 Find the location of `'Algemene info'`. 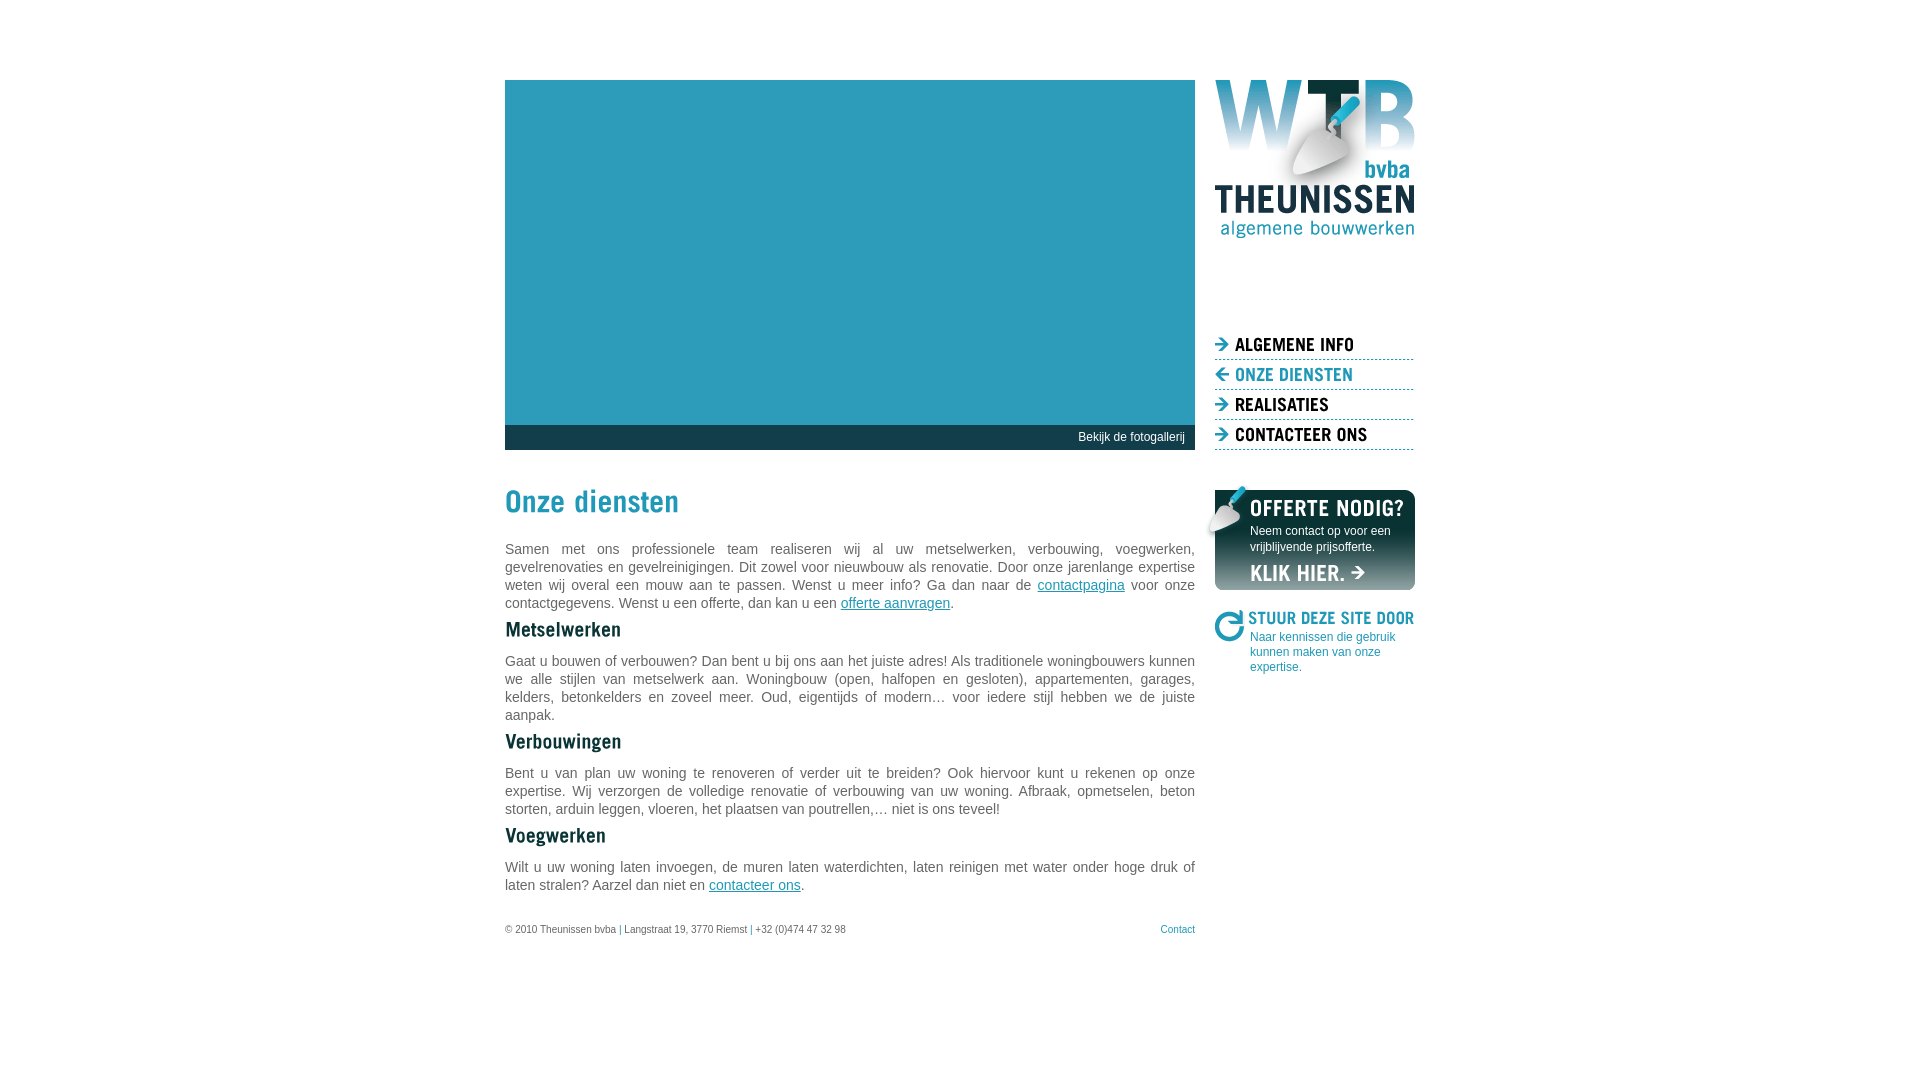

'Algemene info' is located at coordinates (1315, 343).